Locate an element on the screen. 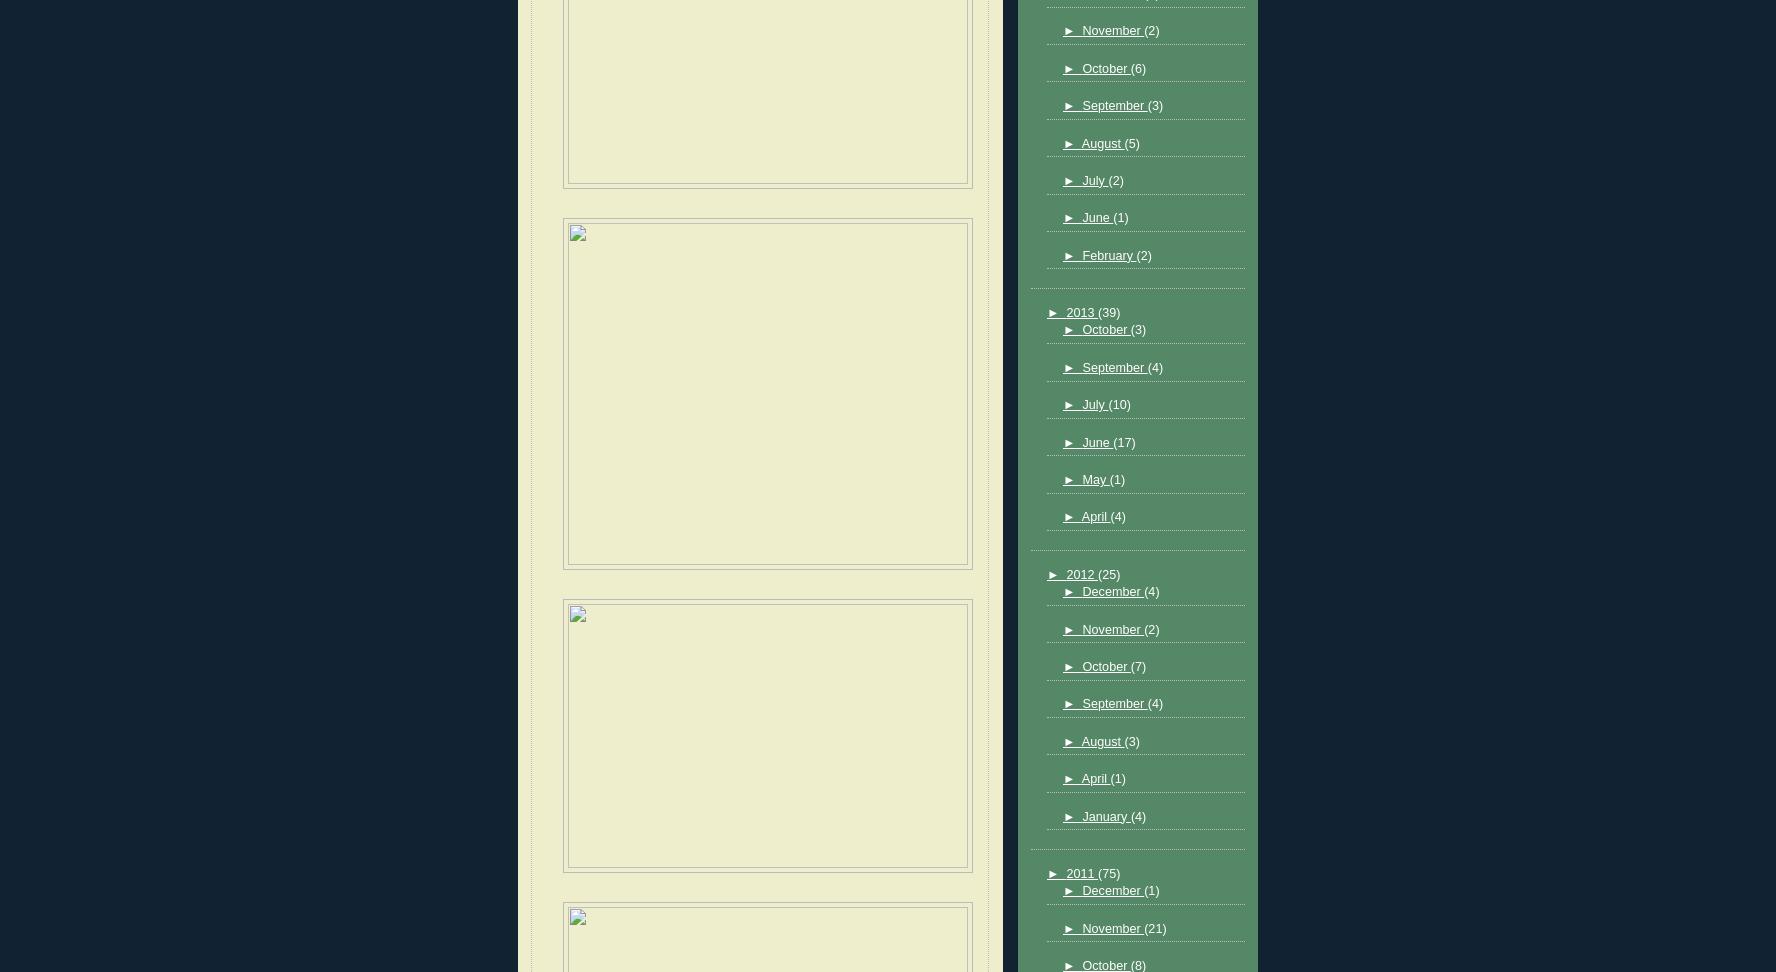 This screenshot has width=1776, height=972. '(75)' is located at coordinates (1107, 872).